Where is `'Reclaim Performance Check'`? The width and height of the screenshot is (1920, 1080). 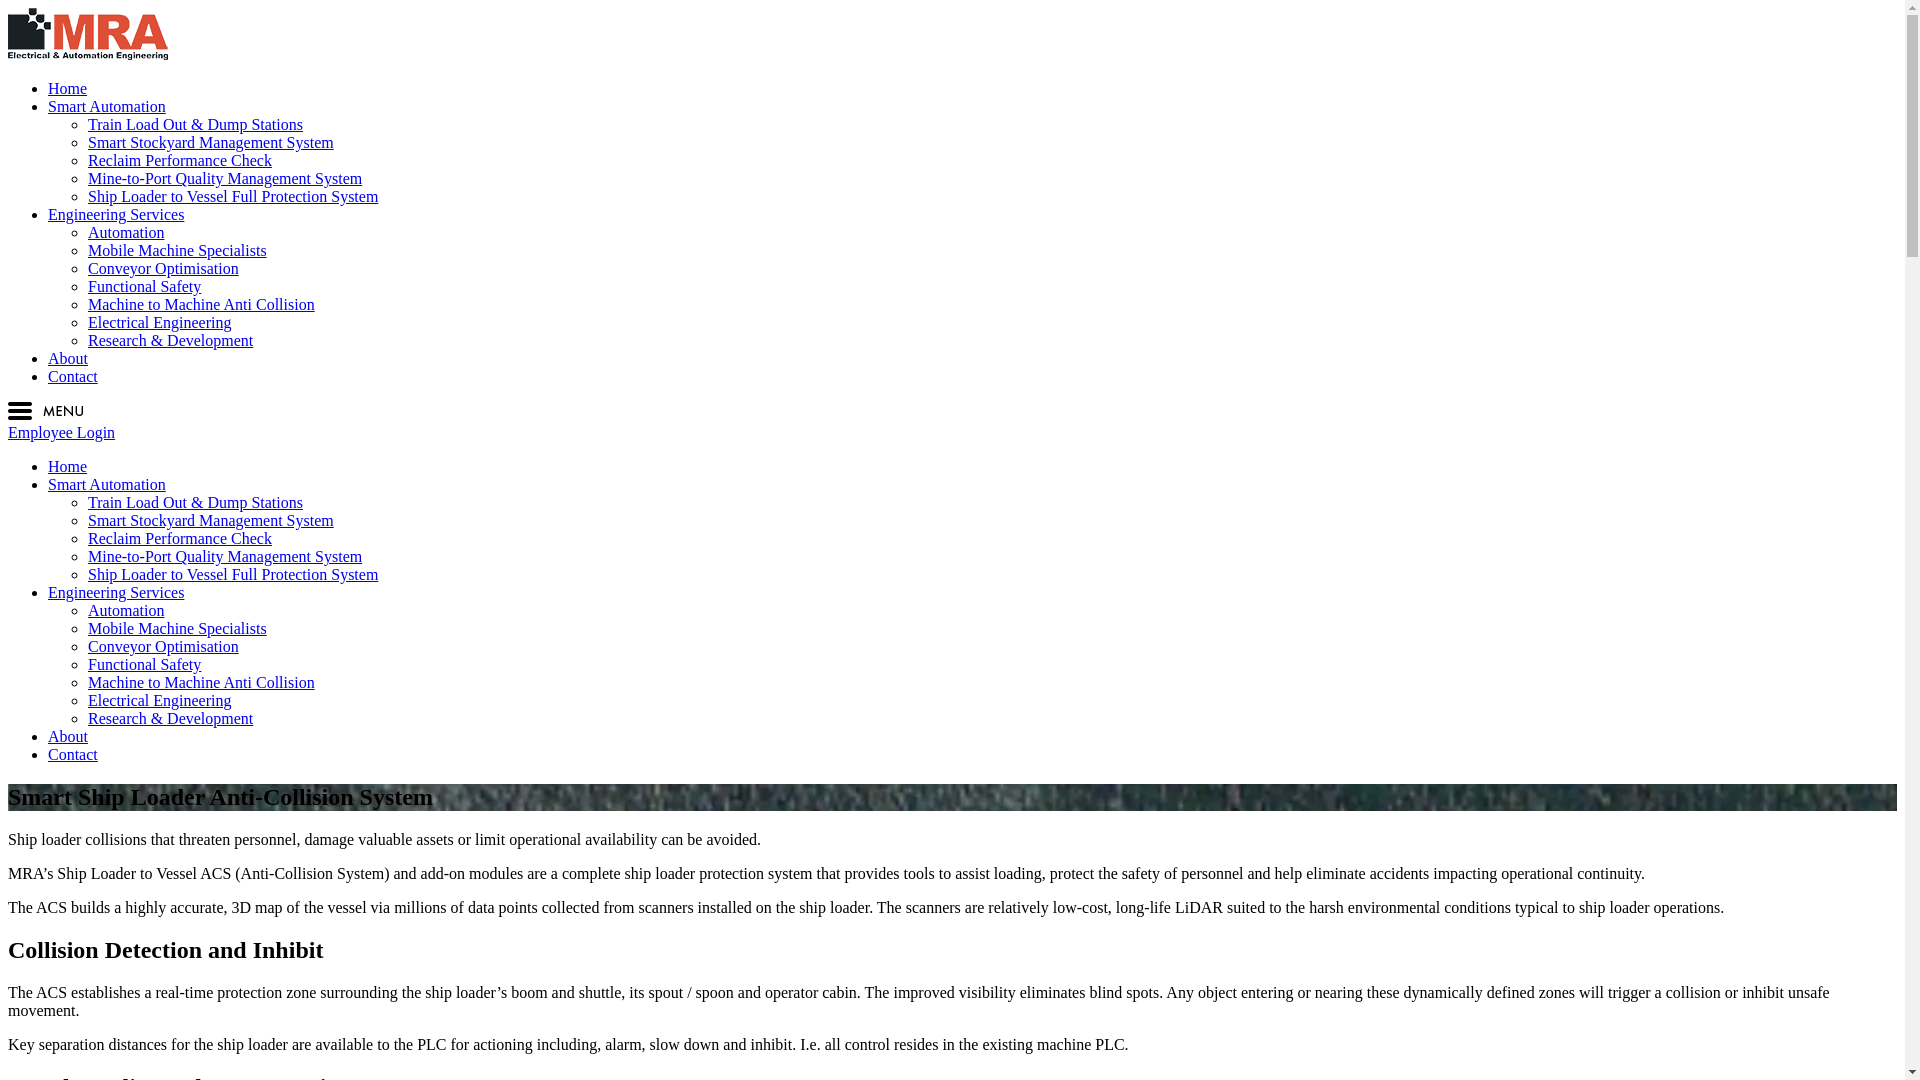 'Reclaim Performance Check' is located at coordinates (180, 537).